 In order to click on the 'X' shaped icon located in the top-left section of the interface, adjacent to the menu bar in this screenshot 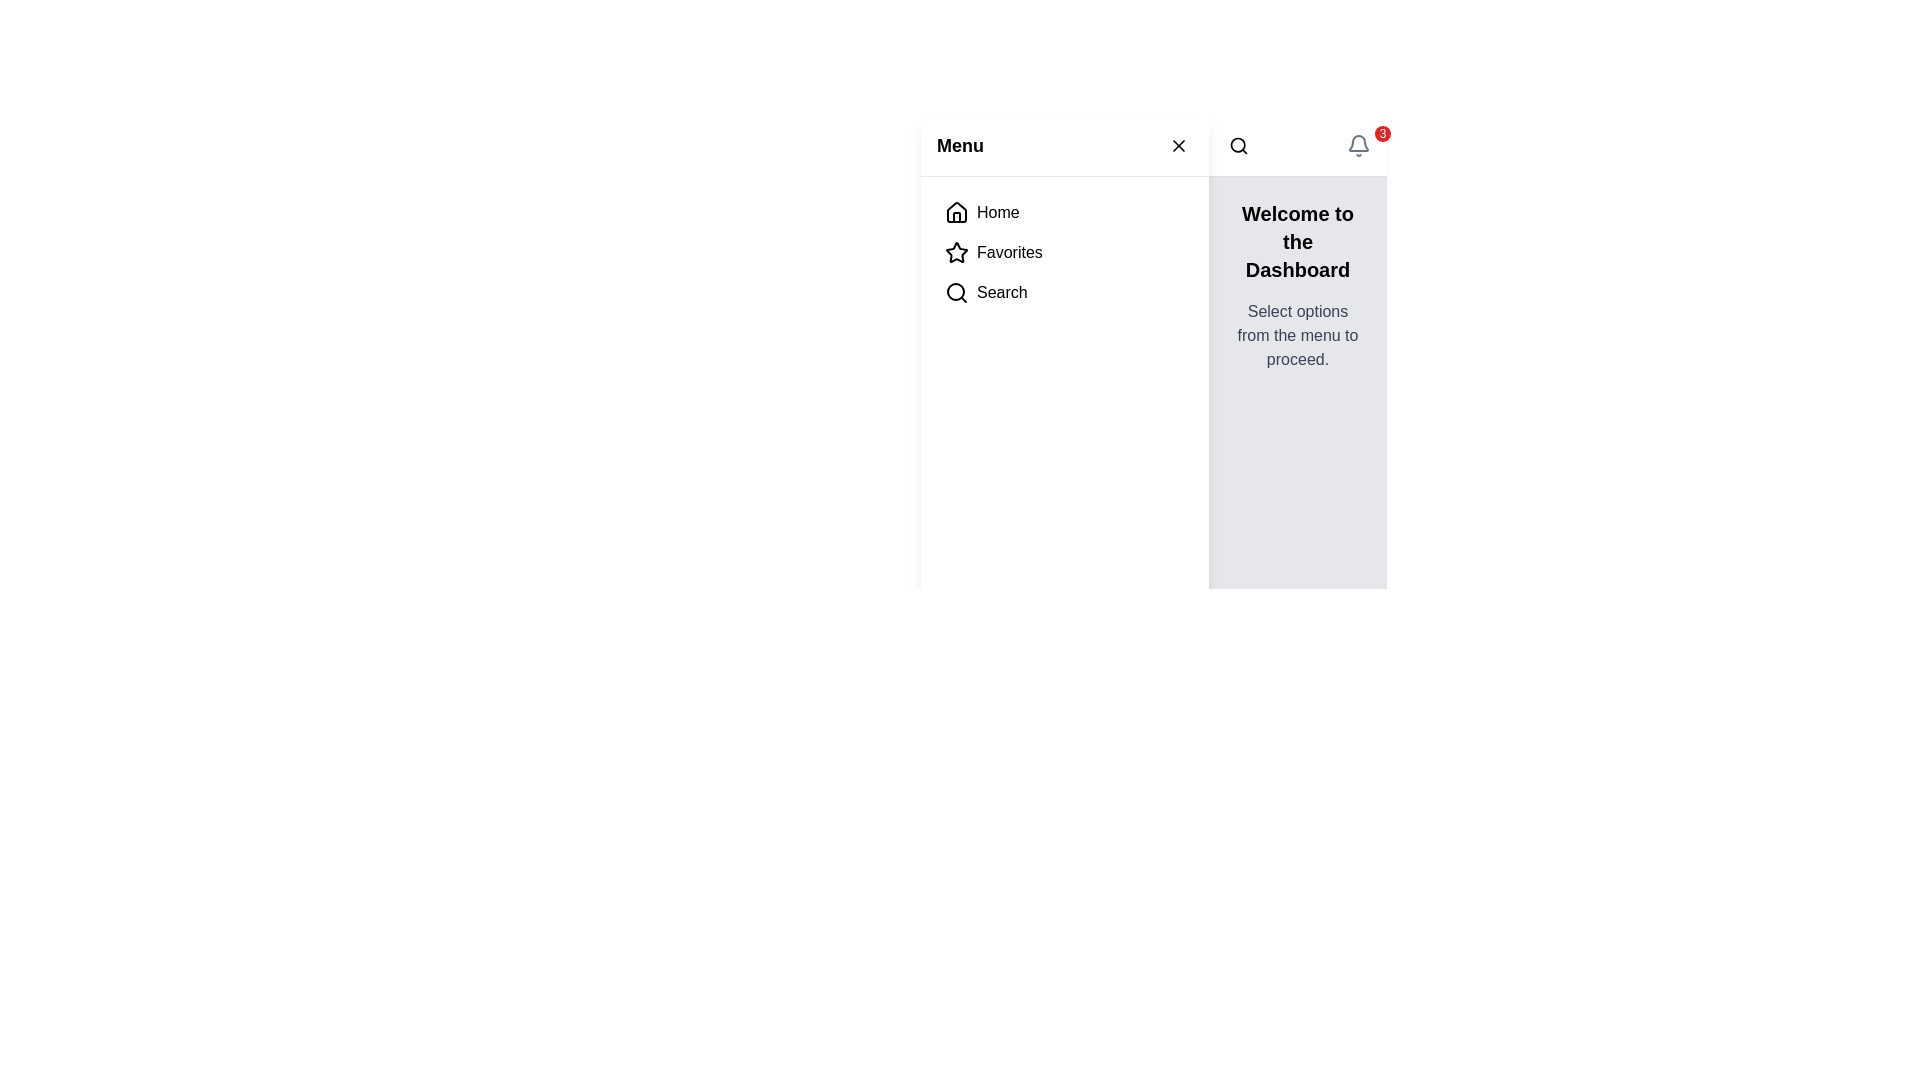, I will do `click(1179, 145)`.